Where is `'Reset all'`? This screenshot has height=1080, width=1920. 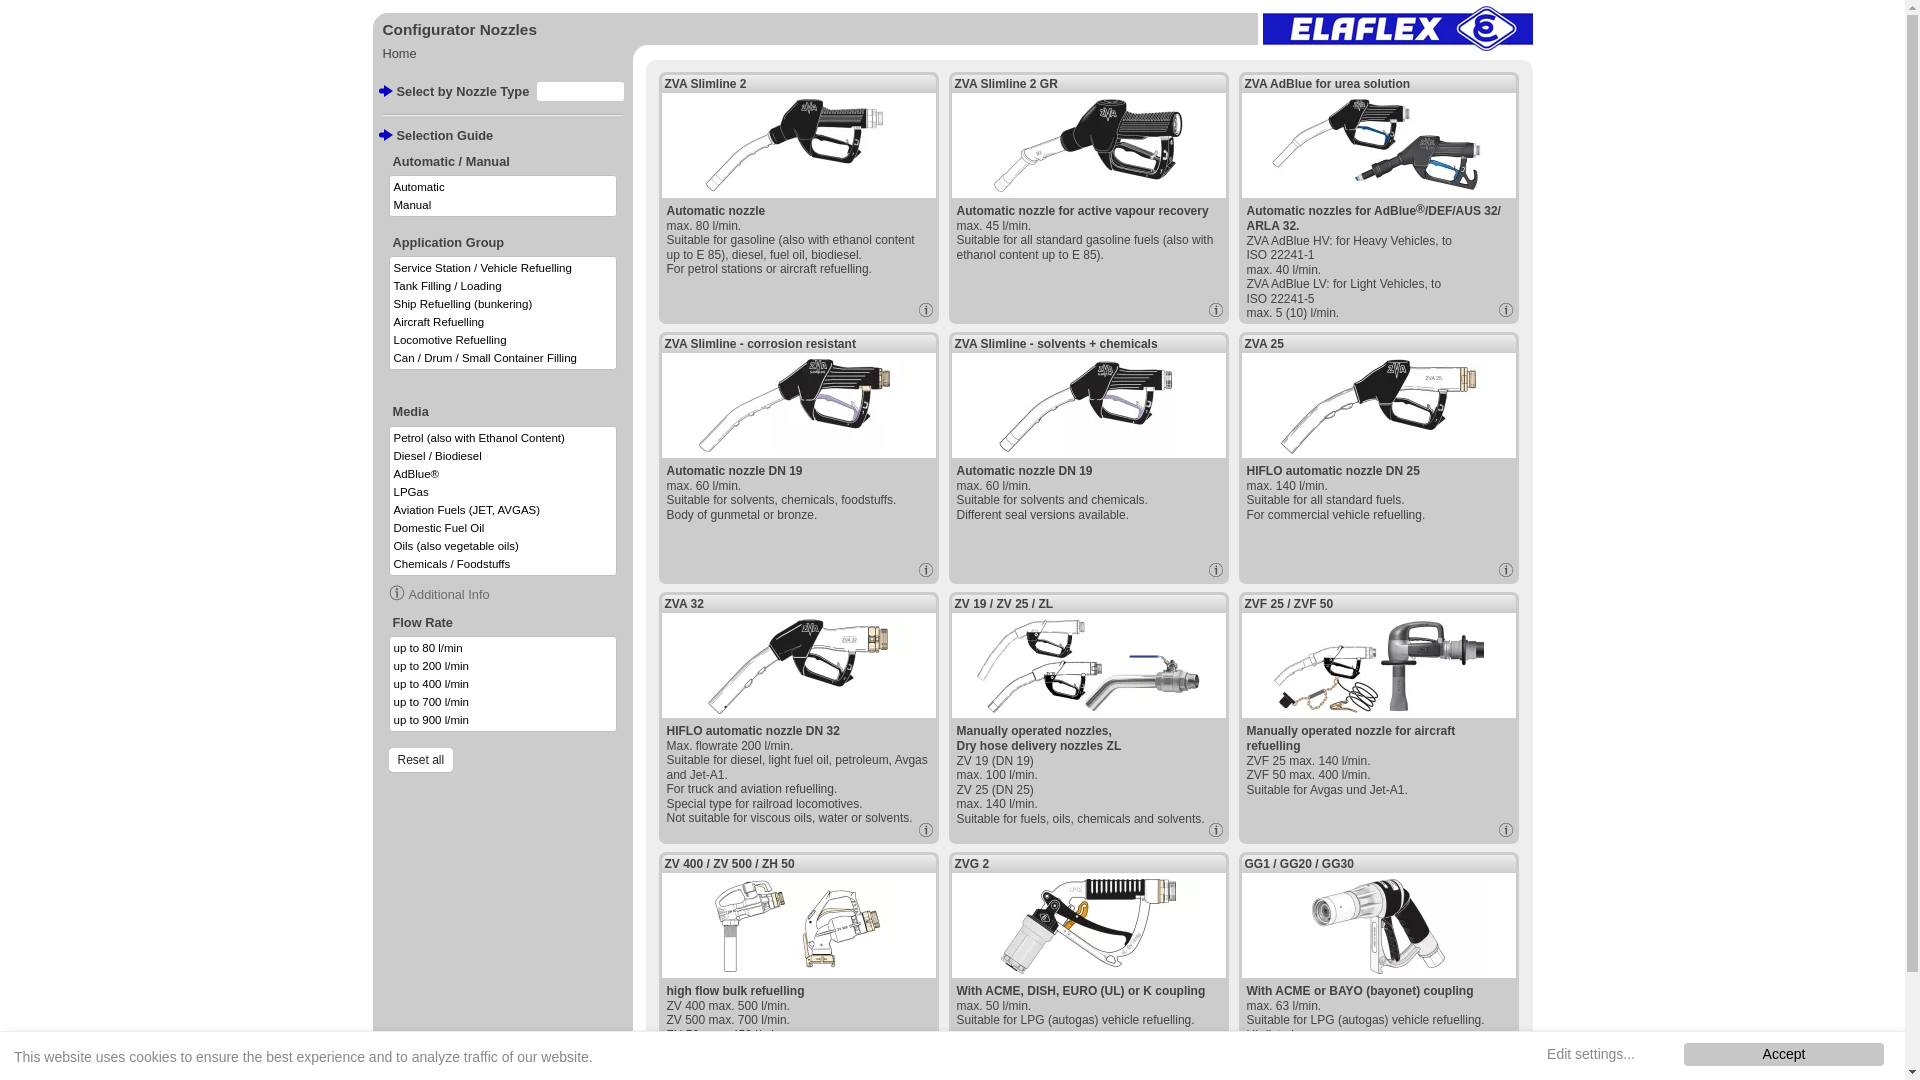
'Reset all' is located at coordinates (419, 759).